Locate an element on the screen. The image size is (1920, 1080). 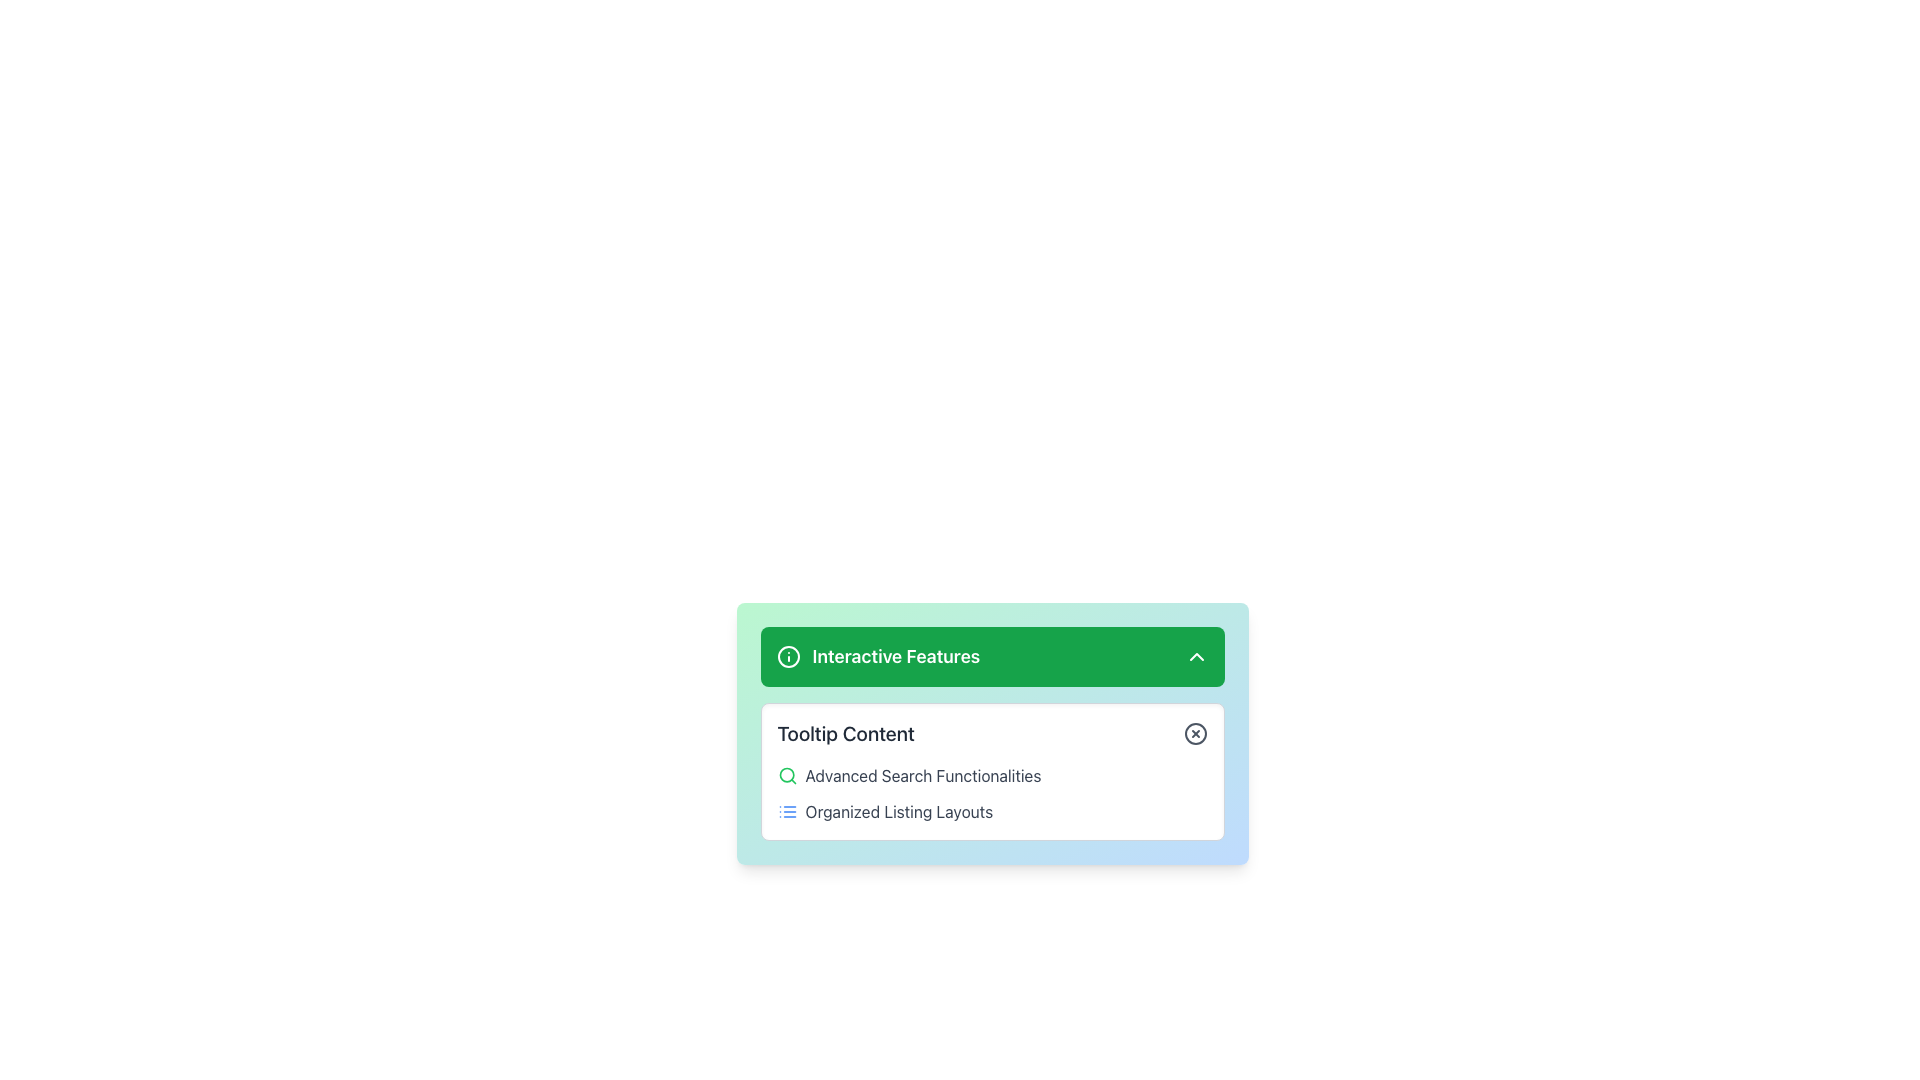
the text label displaying 'Organized Listing Layouts' in gray, located in the 'Tooltip Content' section under 'Interactive Features' is located at coordinates (898, 812).